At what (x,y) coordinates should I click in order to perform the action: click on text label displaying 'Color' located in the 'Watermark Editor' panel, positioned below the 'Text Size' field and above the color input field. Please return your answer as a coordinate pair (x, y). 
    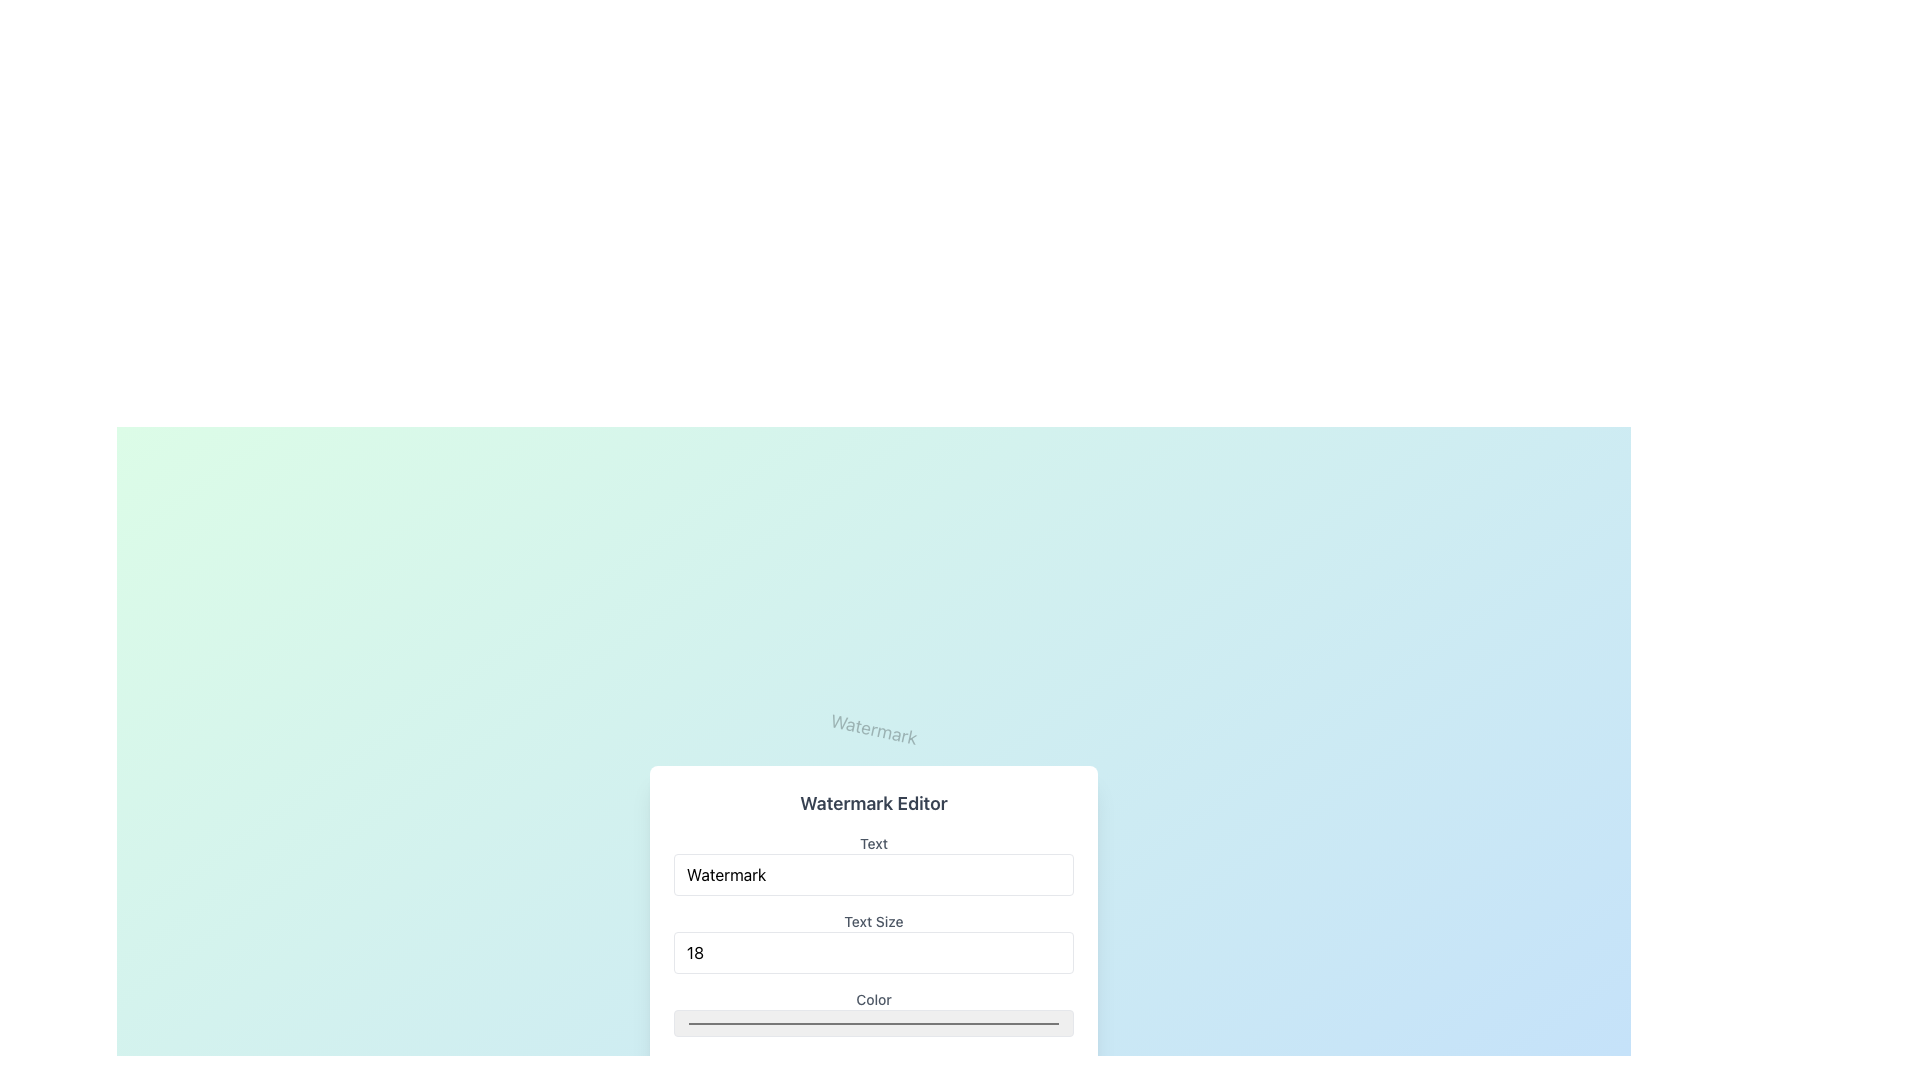
    Looking at the image, I should click on (873, 999).